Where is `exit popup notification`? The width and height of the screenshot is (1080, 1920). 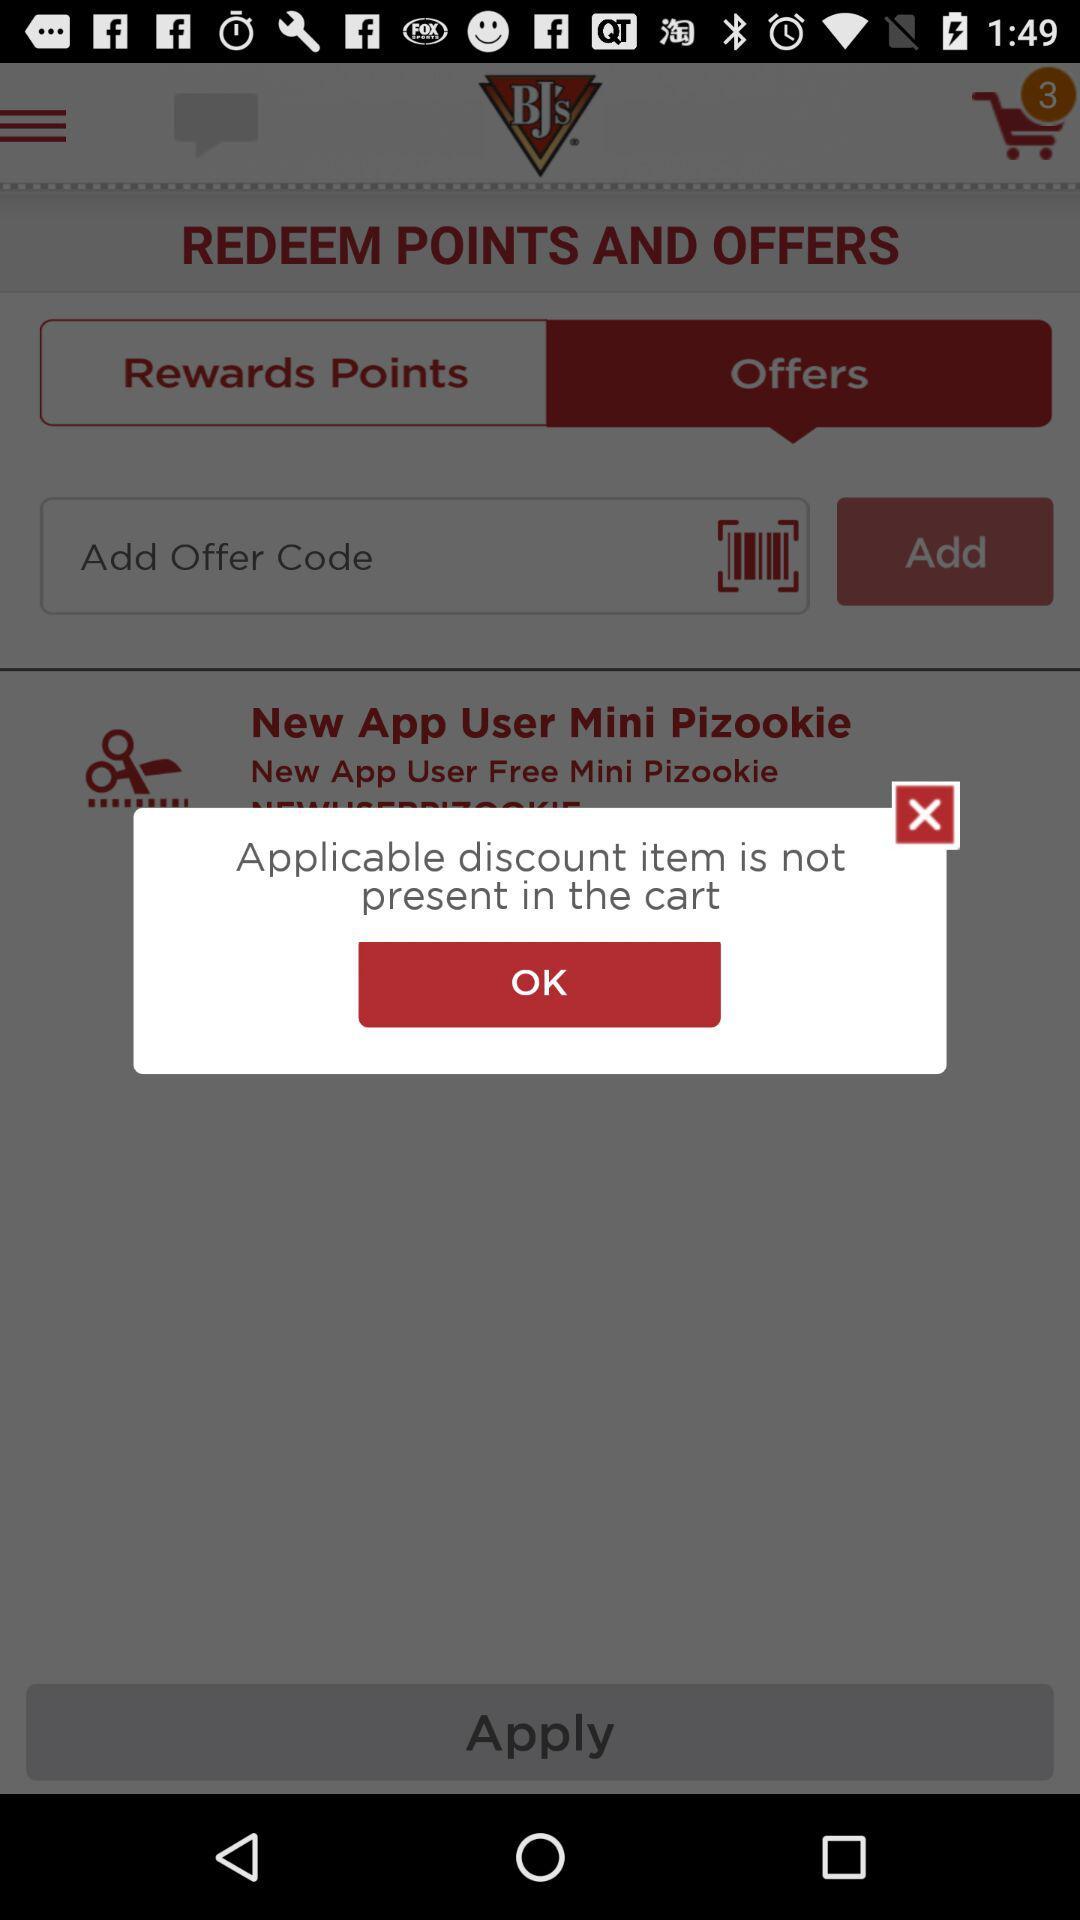 exit popup notification is located at coordinates (925, 815).